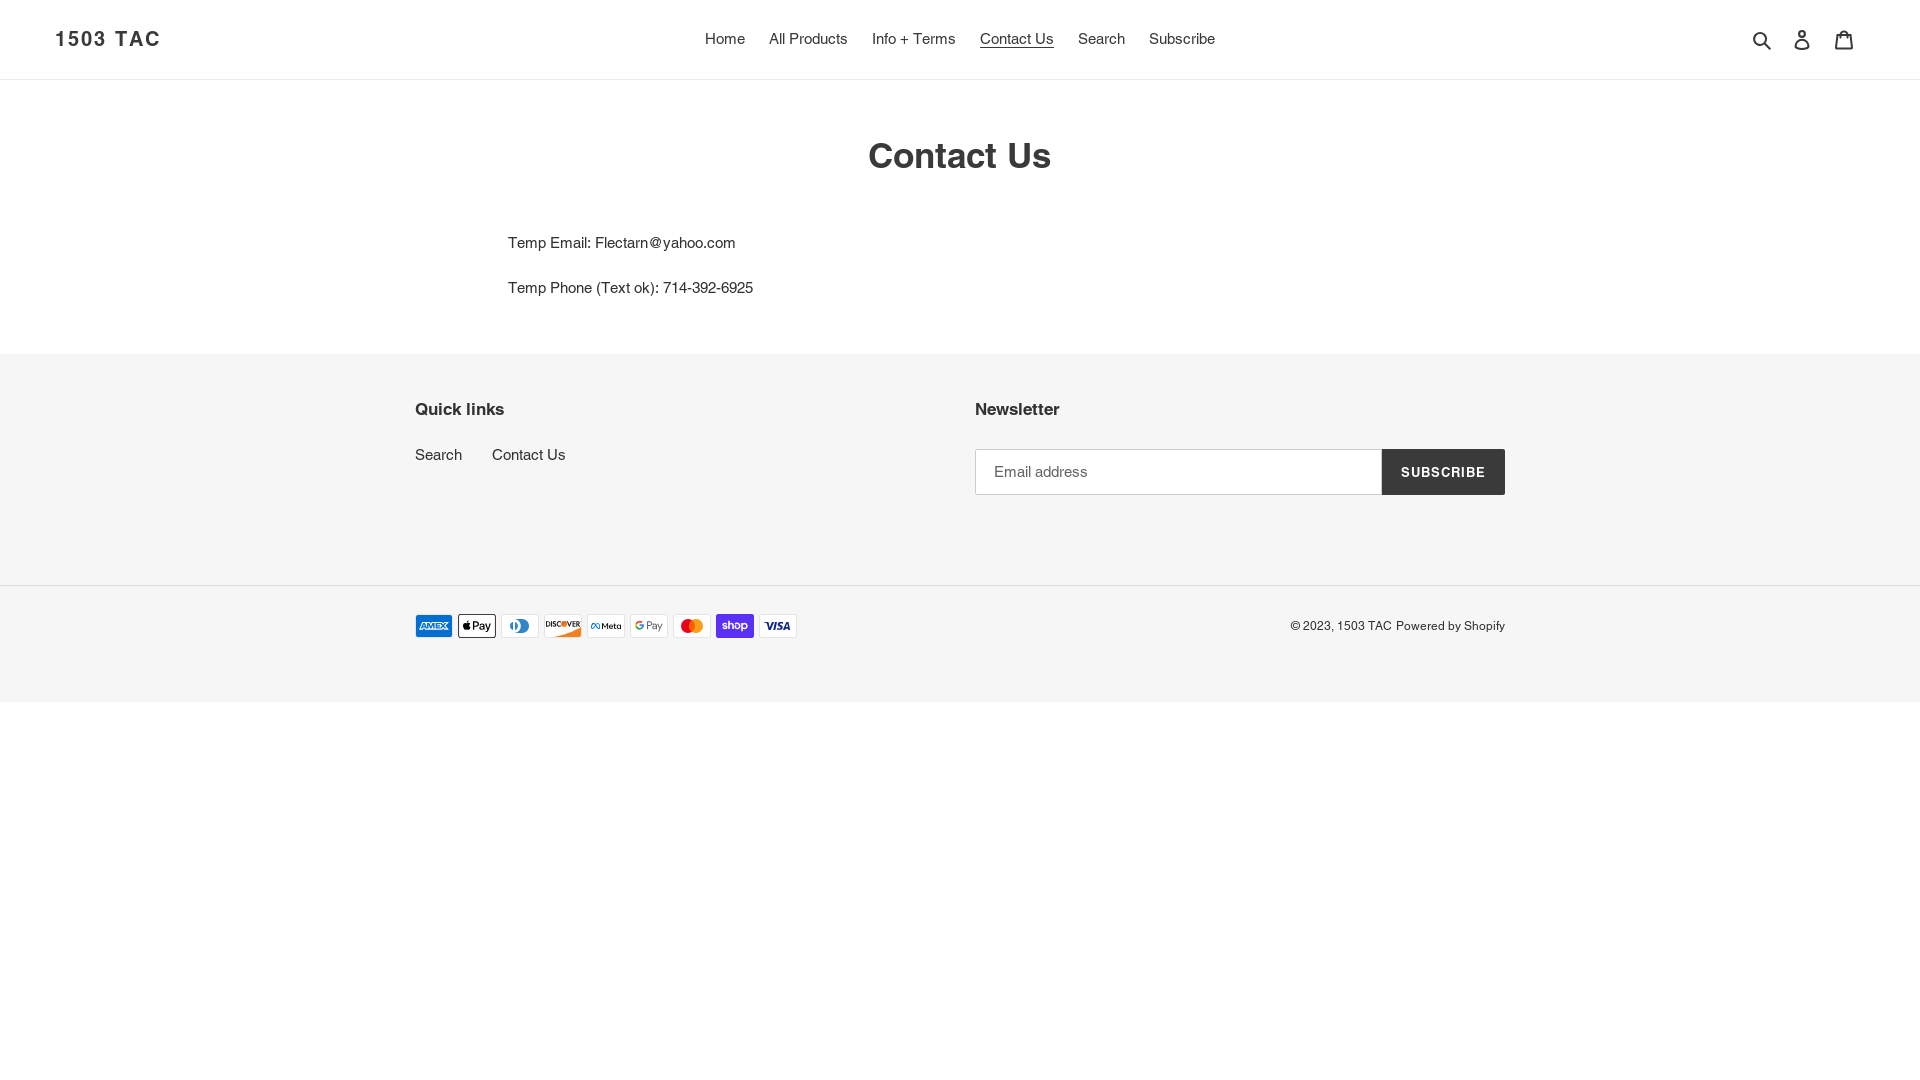 The width and height of the screenshot is (1920, 1080). Describe the element at coordinates (1745, 39) in the screenshot. I see `'Search'` at that location.